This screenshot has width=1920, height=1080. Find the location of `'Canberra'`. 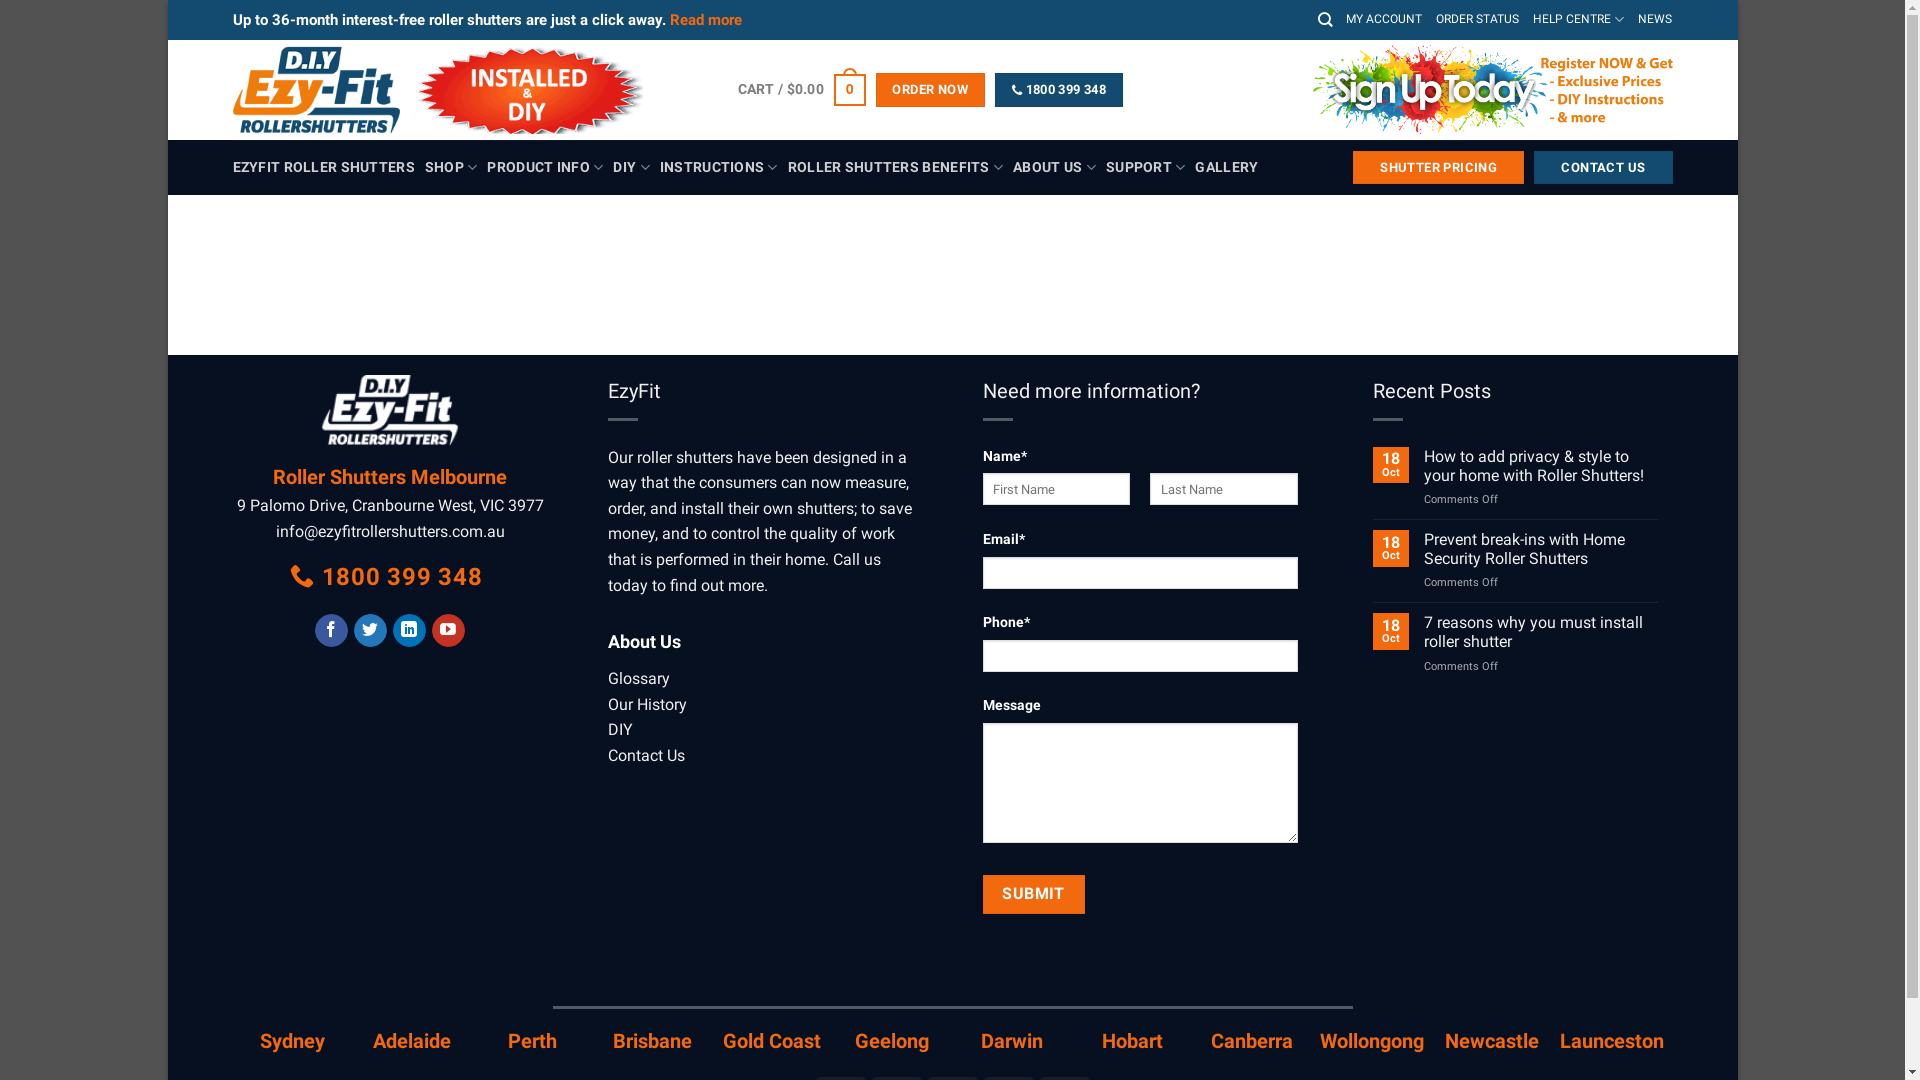

'Canberra' is located at coordinates (1251, 1040).